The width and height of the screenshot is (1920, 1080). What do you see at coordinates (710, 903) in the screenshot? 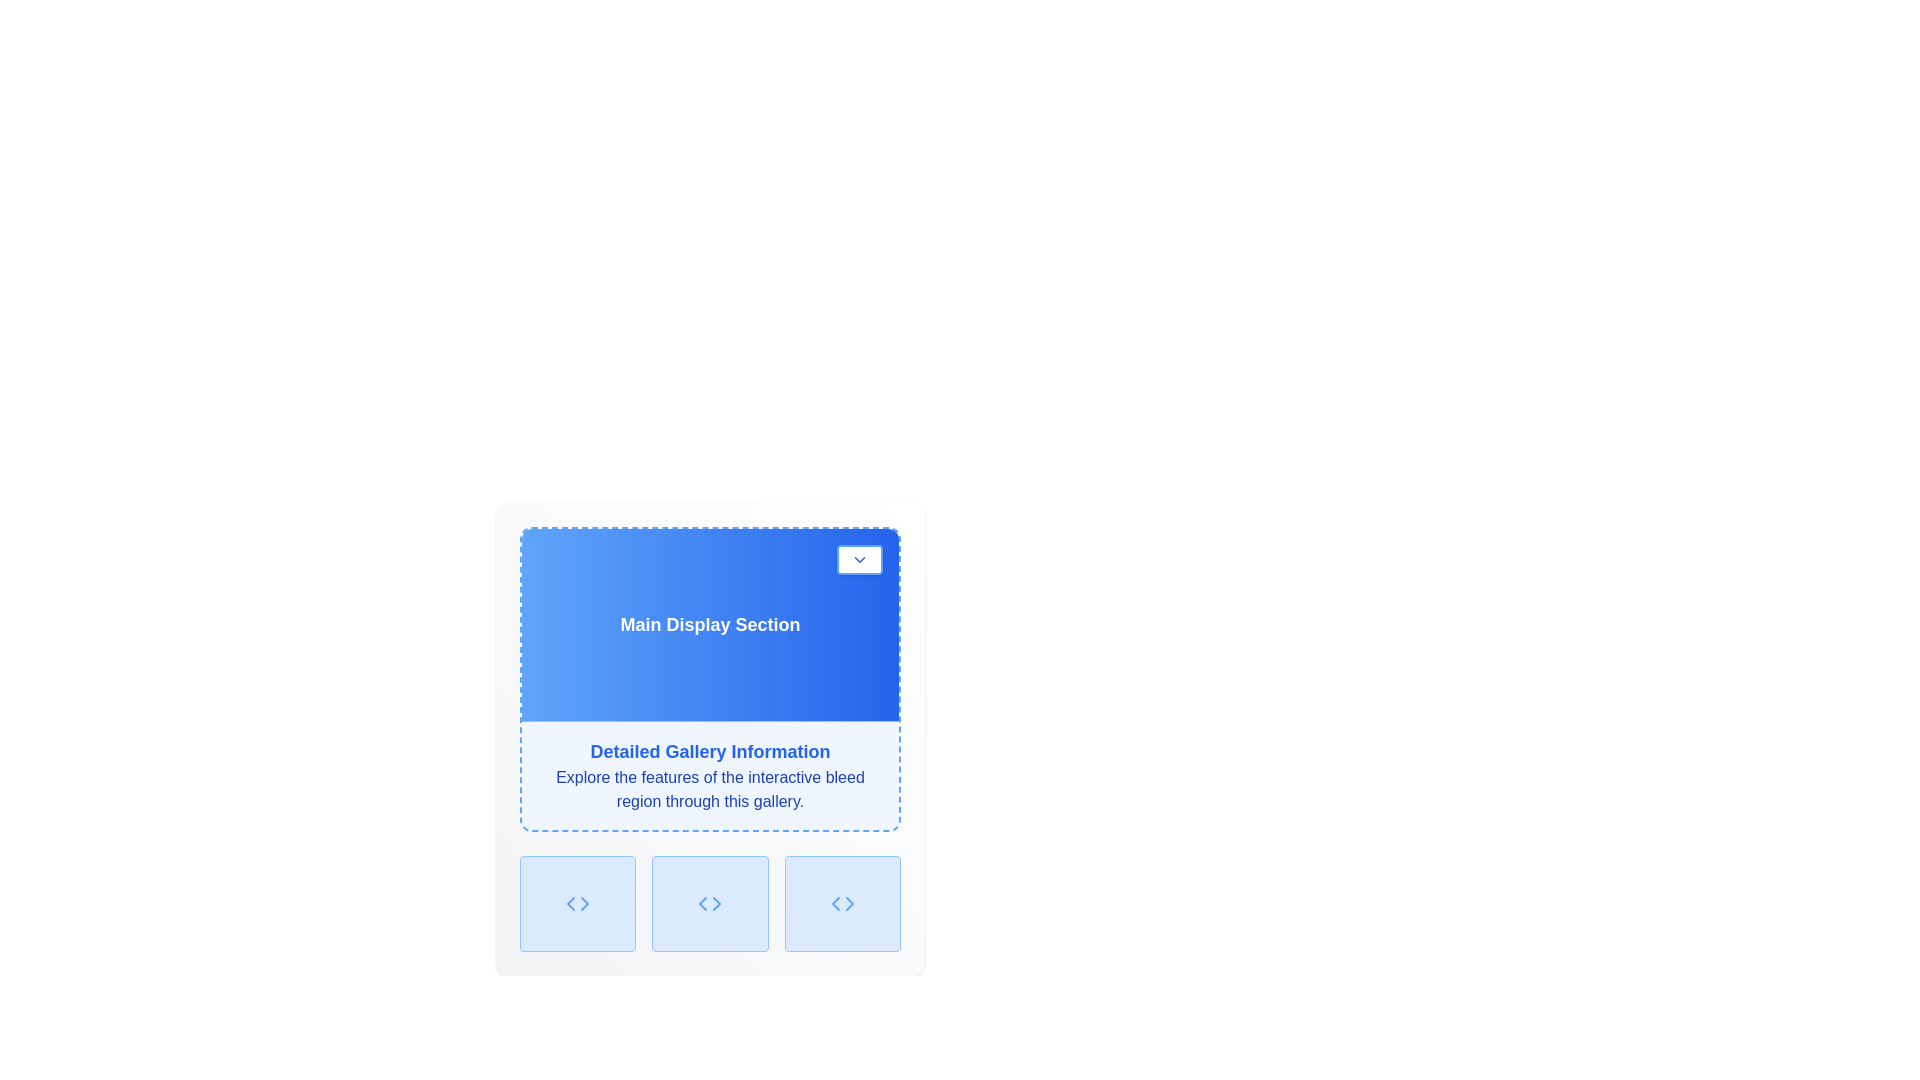
I see `the interactive card component with a light blue background and a code icon, located at the center of the grid layout` at bounding box center [710, 903].